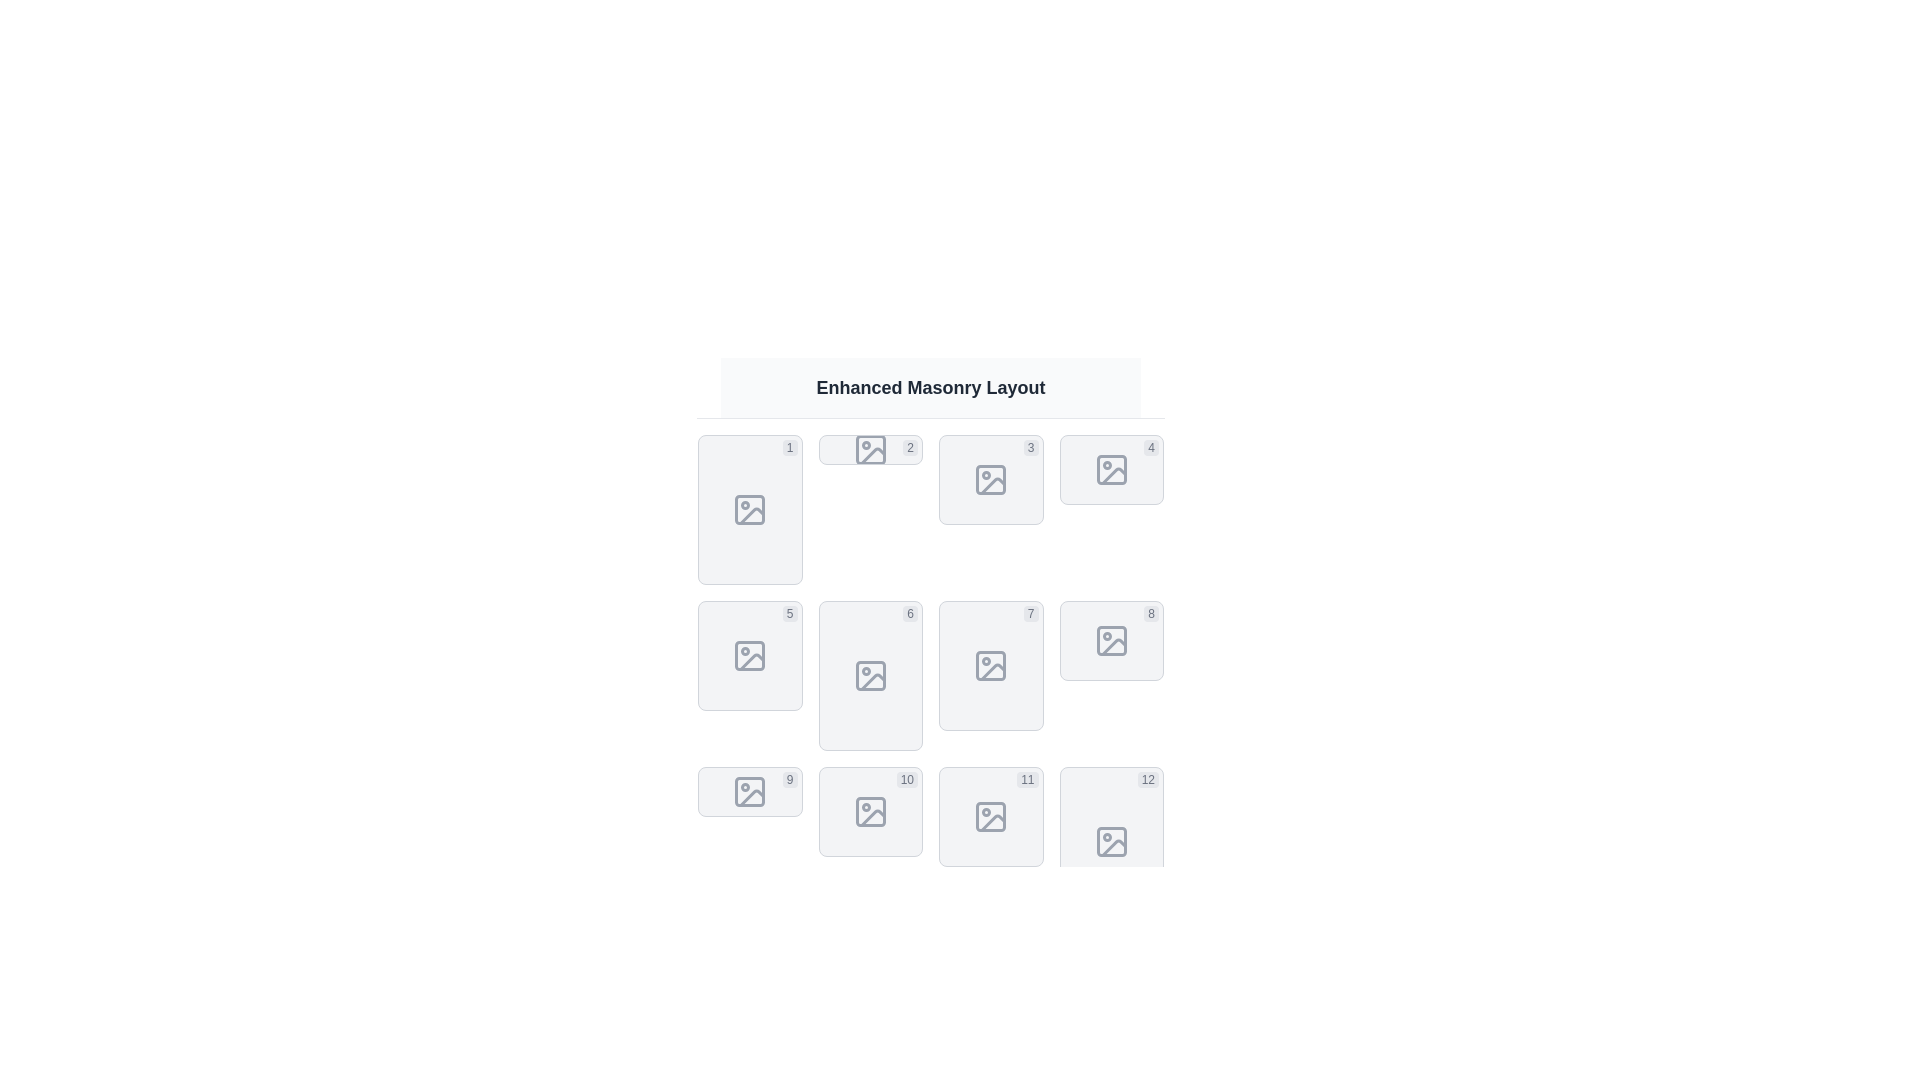  I want to click on the rectangular element with rounded corners located in the bottom-right segment of the grid layout, specifically the 12th item, which is part of an SVG icon representing an image, so click(1110, 841).